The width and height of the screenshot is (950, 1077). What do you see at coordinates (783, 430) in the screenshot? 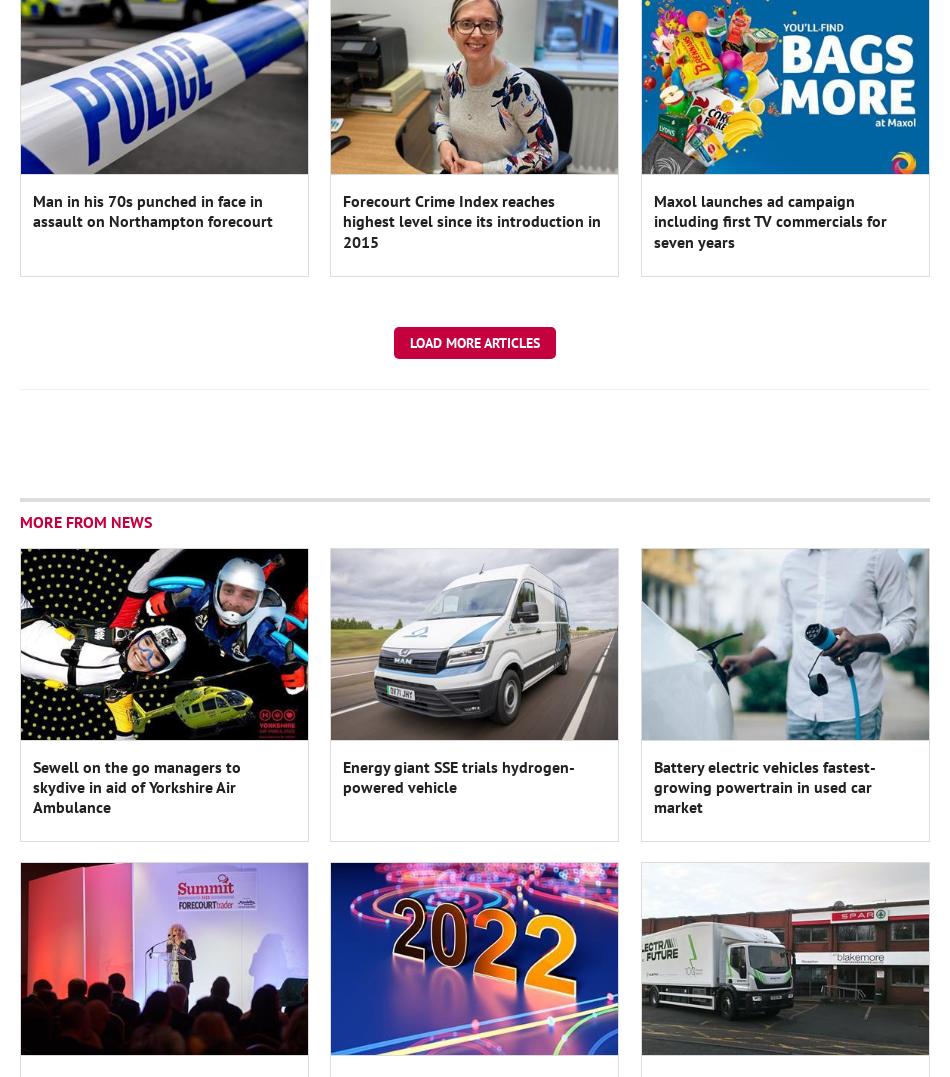
I see `'Police issue CCTV image in appeal after cyclist damages car on forecourt'` at bounding box center [783, 430].